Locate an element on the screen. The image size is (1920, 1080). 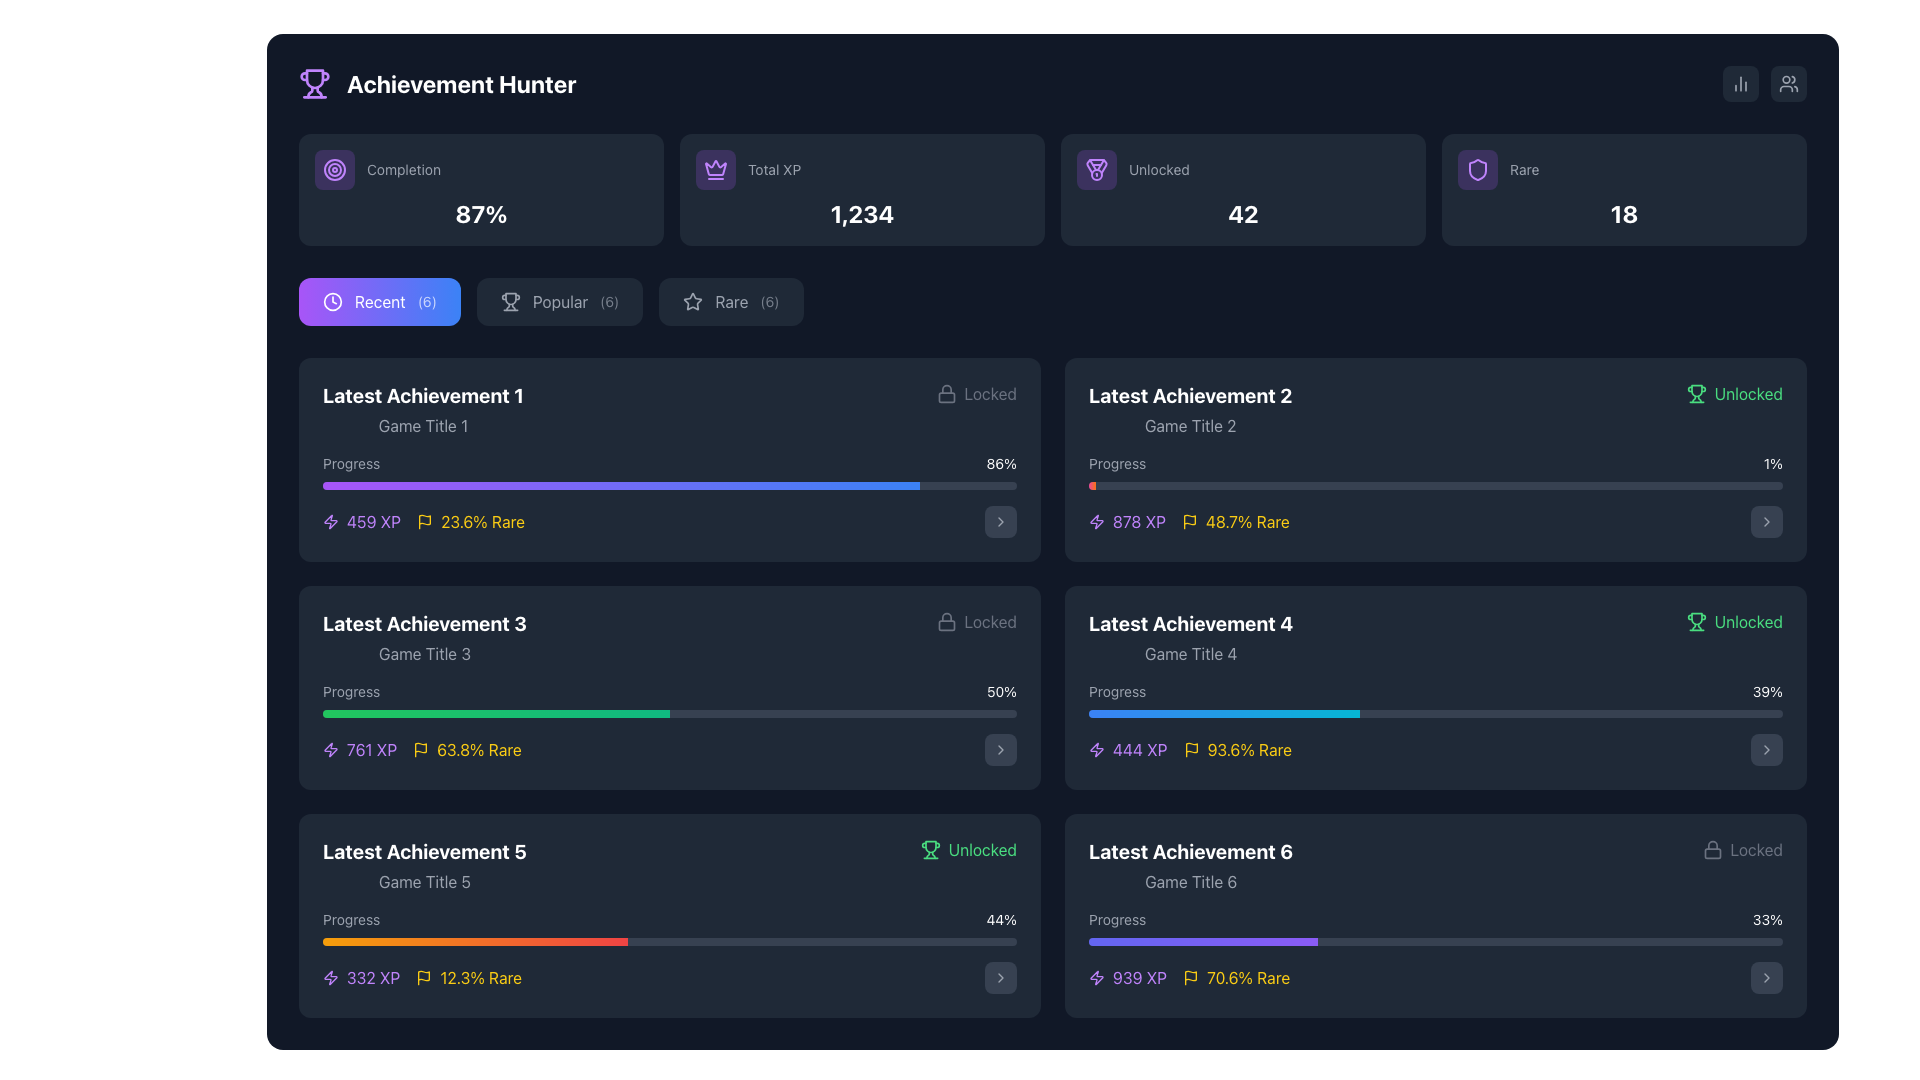
text from the Text Label that indicates the quantified percentage of progress, located at the far-right end of the horizontal layout within the 'Progress' section is located at coordinates (1767, 920).